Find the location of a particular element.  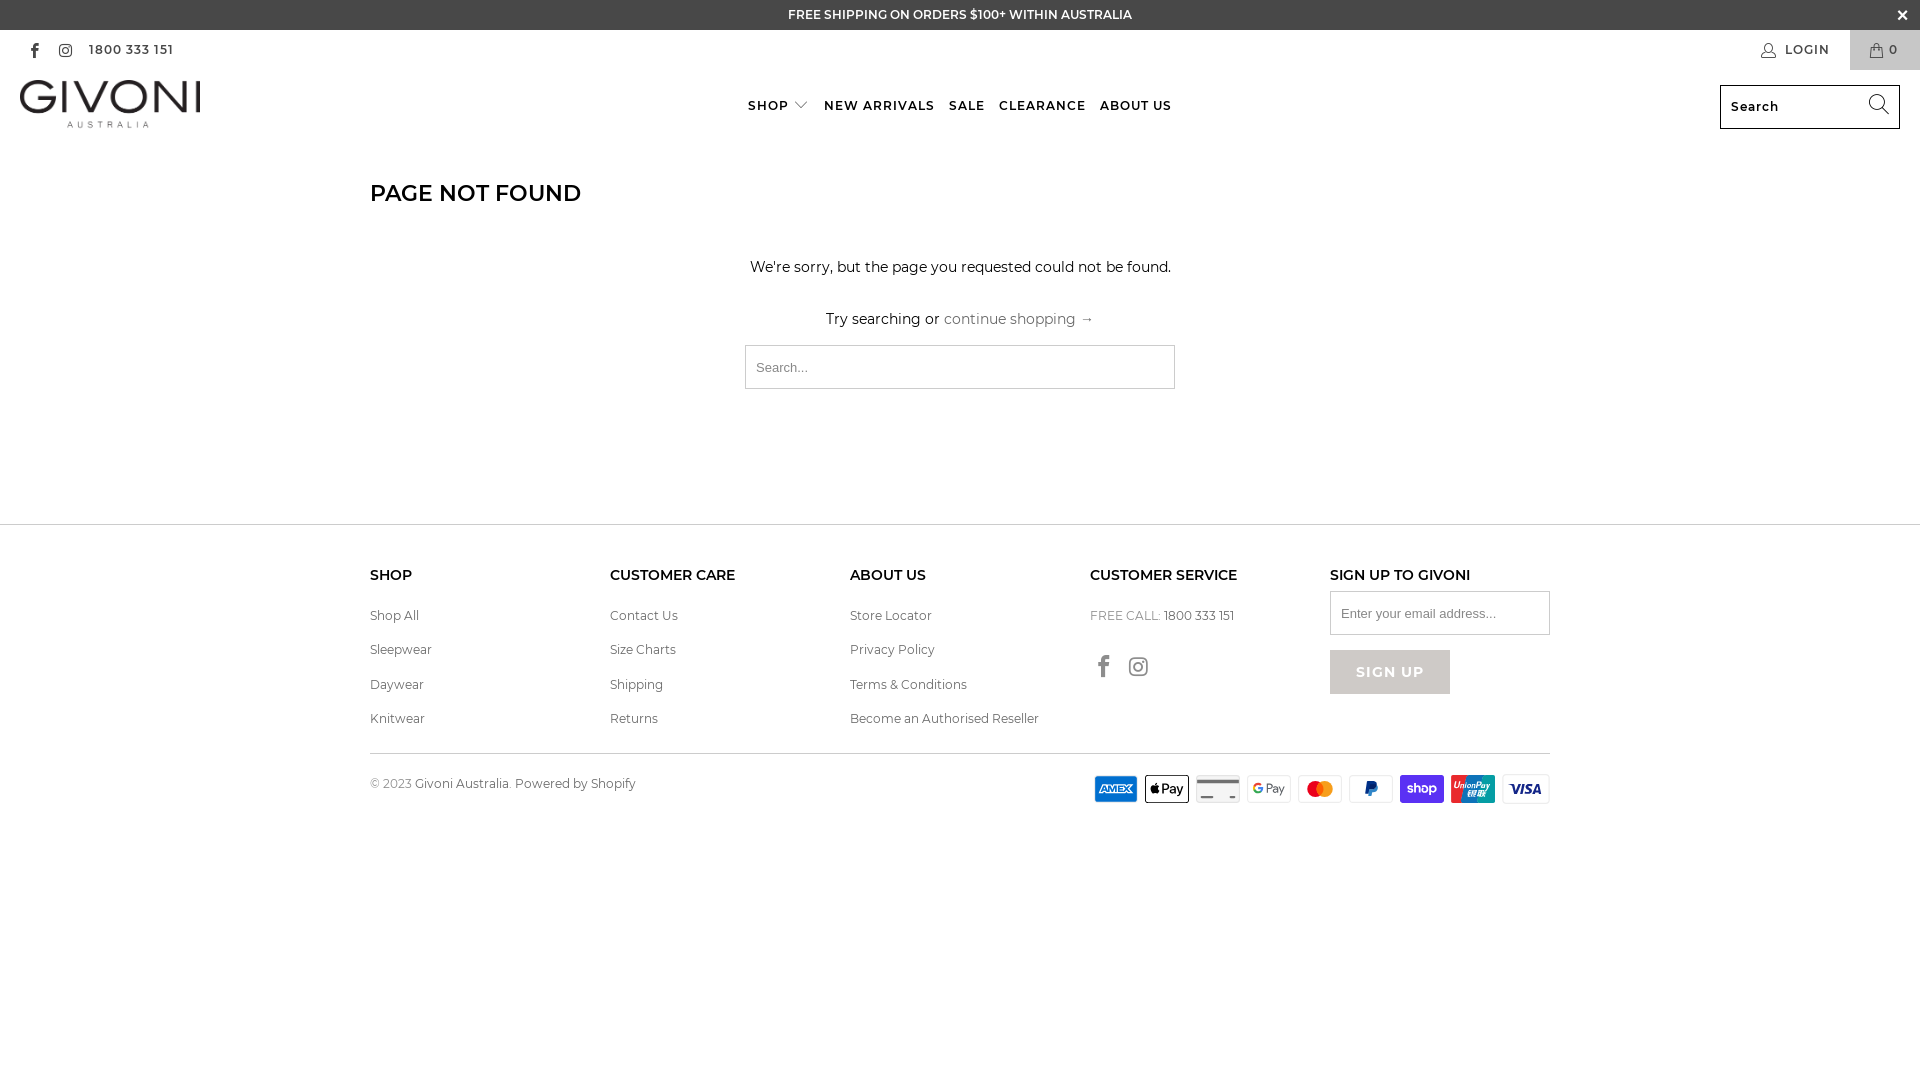

'Shipping' is located at coordinates (635, 683).